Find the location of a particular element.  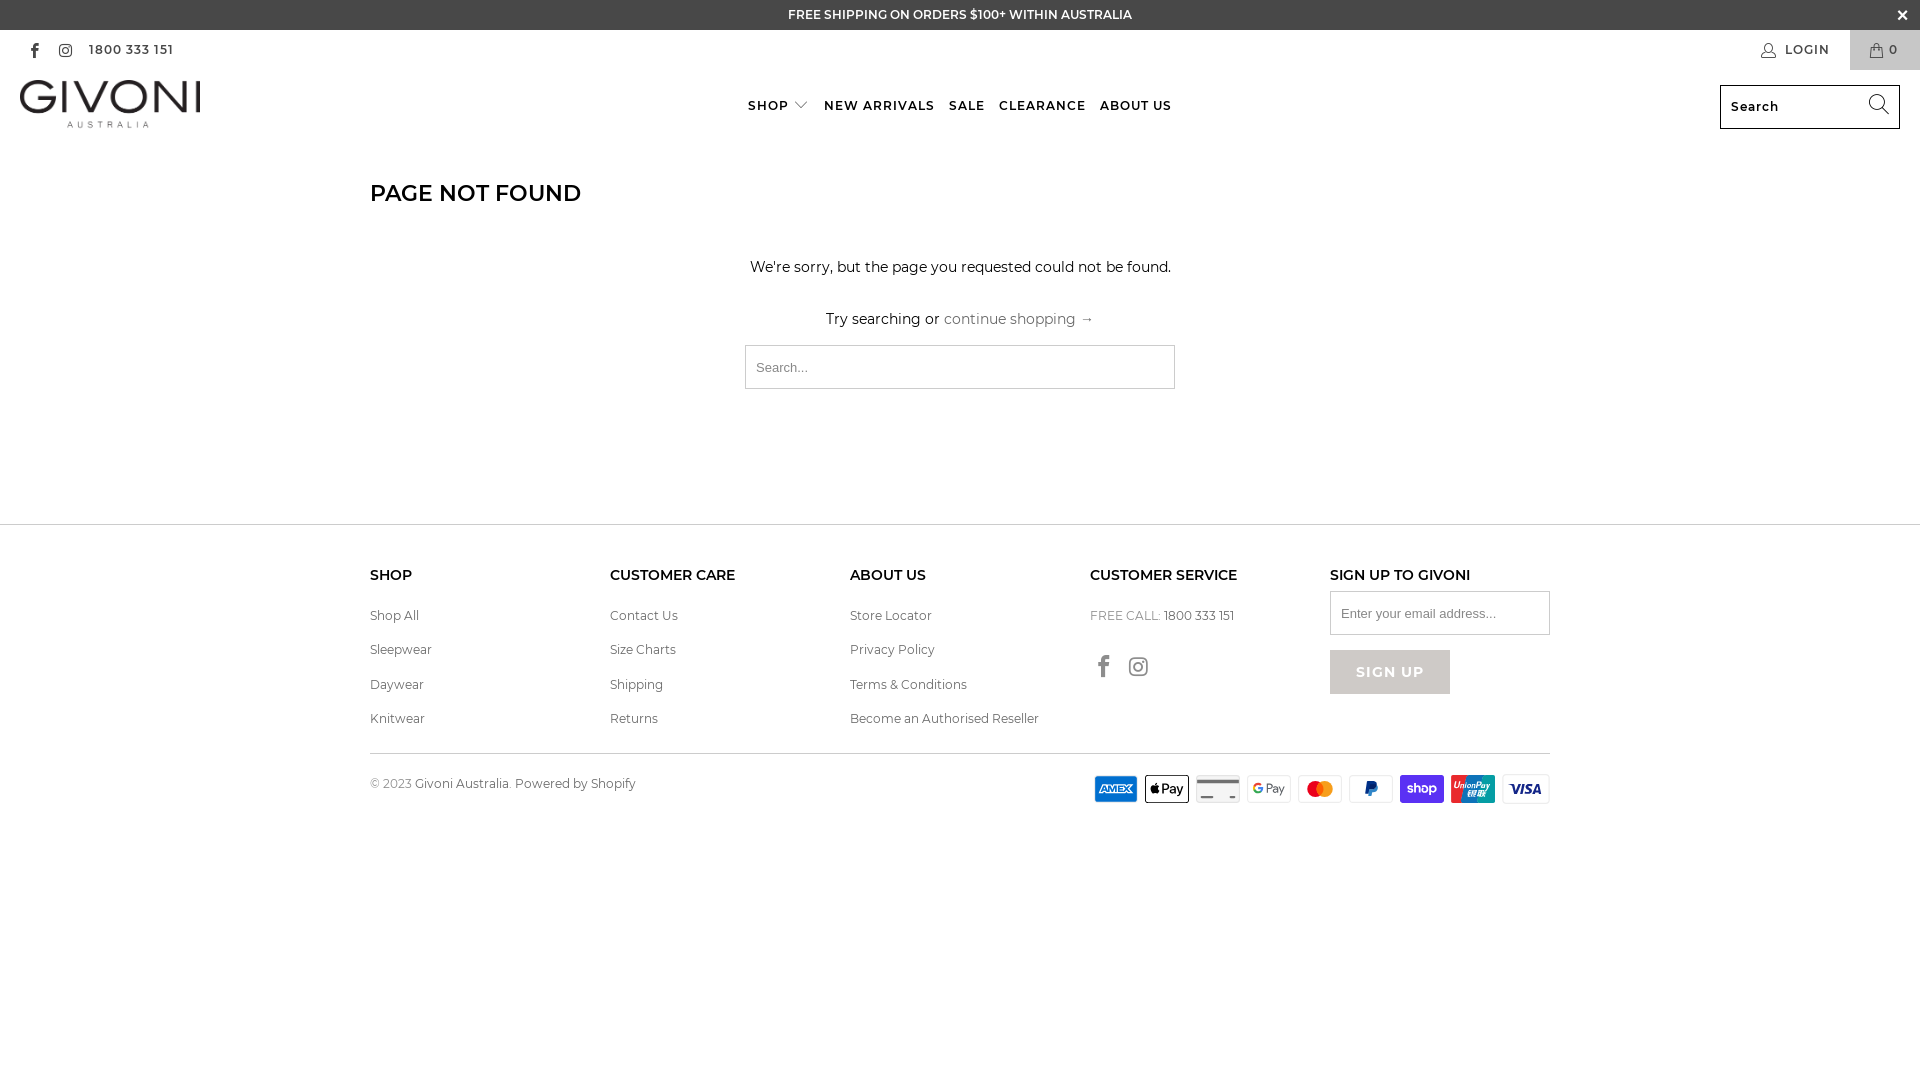

'Shipping' is located at coordinates (635, 683).